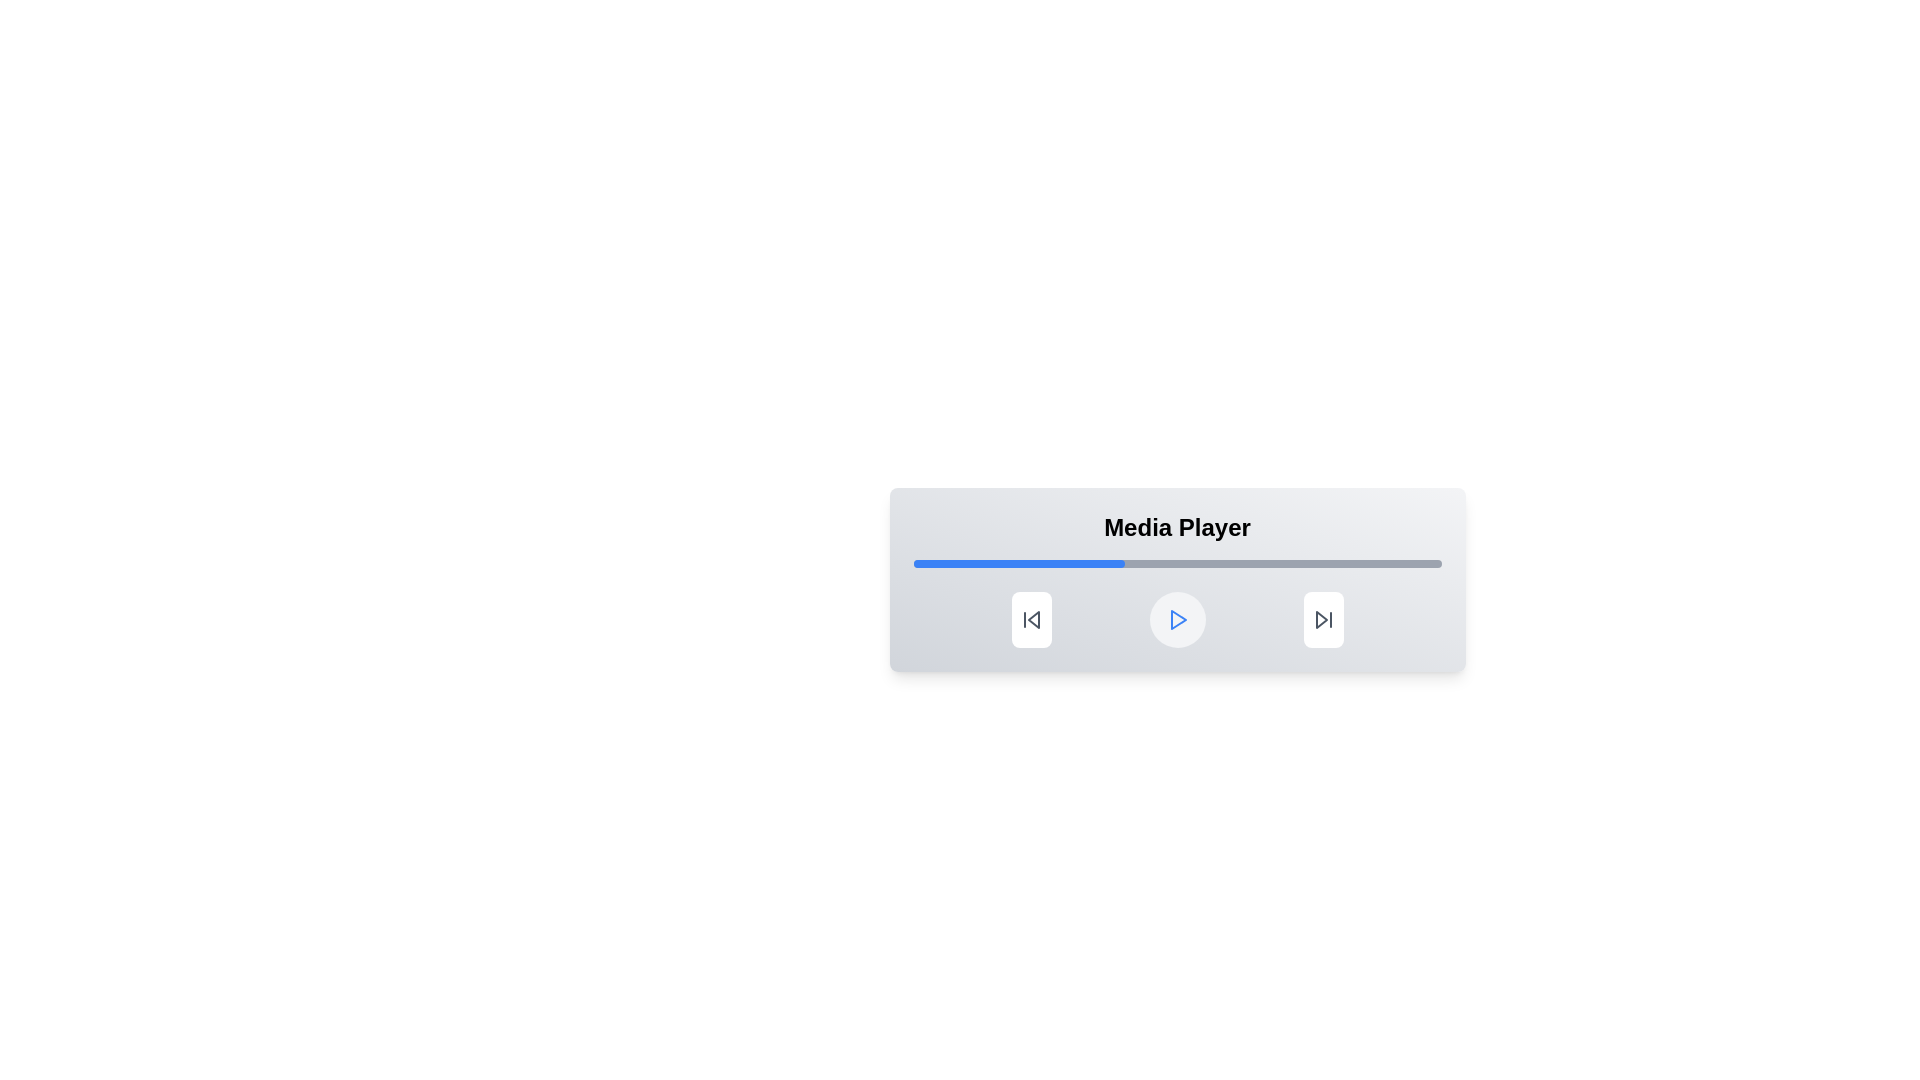  What do you see at coordinates (1323, 619) in the screenshot?
I see `the skip-forward button, which is a white rectangular button with rounded corners and a dark-colored triangle icon, located in the media player footer section` at bounding box center [1323, 619].